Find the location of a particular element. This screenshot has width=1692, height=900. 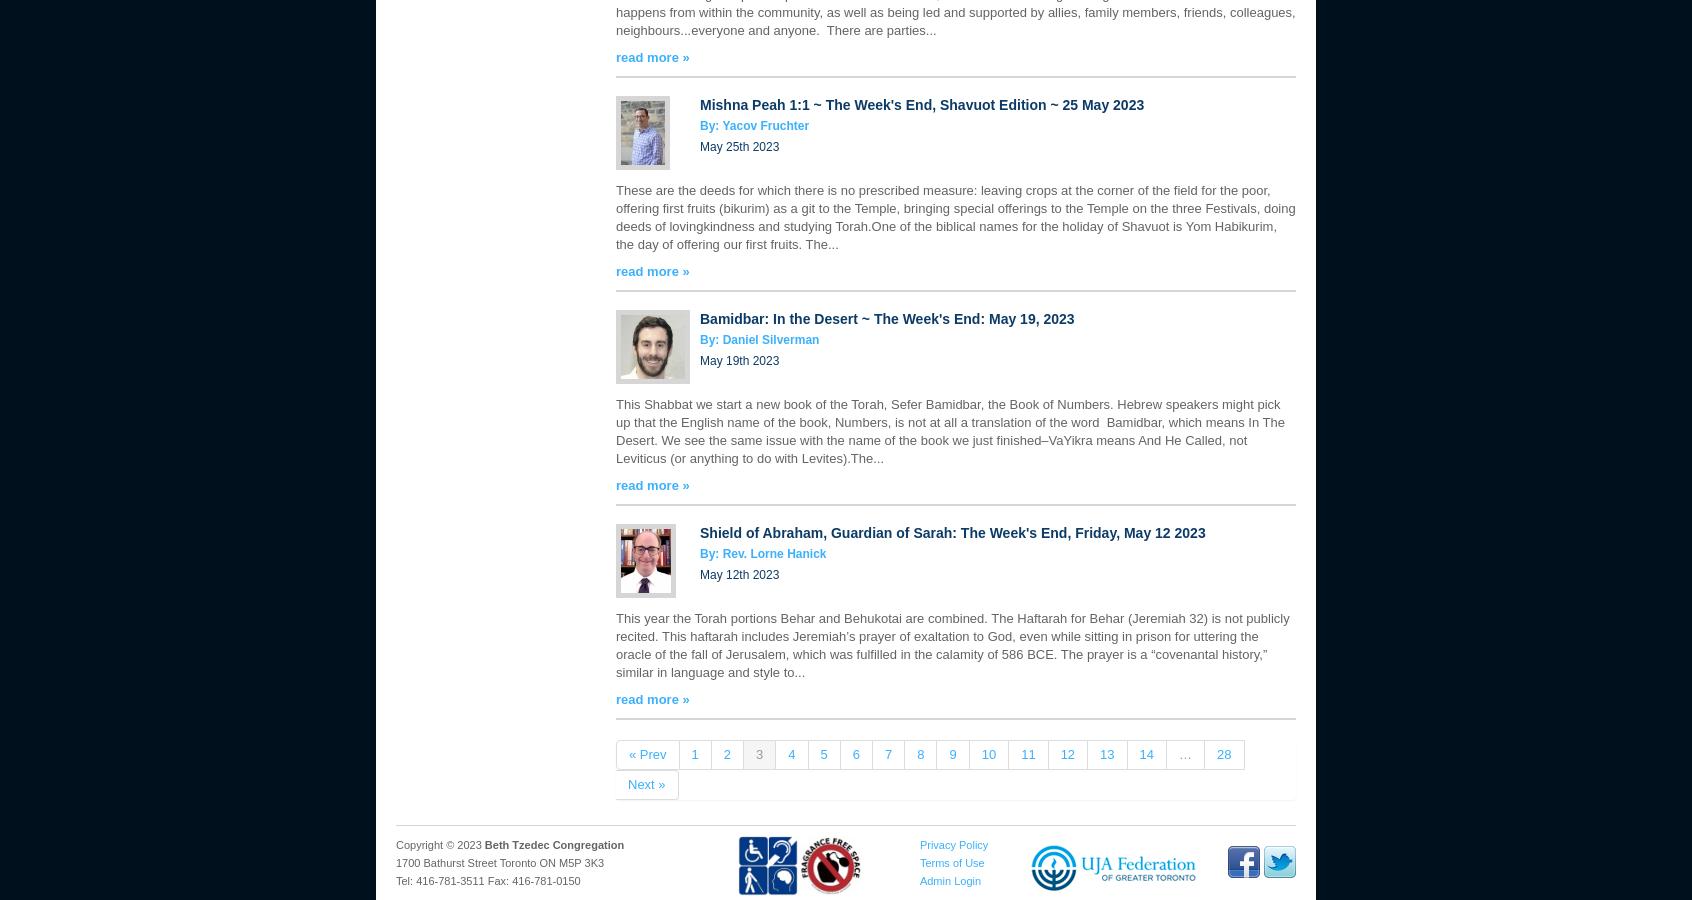

'By: Rev. Lorne Hanick' is located at coordinates (761, 553).